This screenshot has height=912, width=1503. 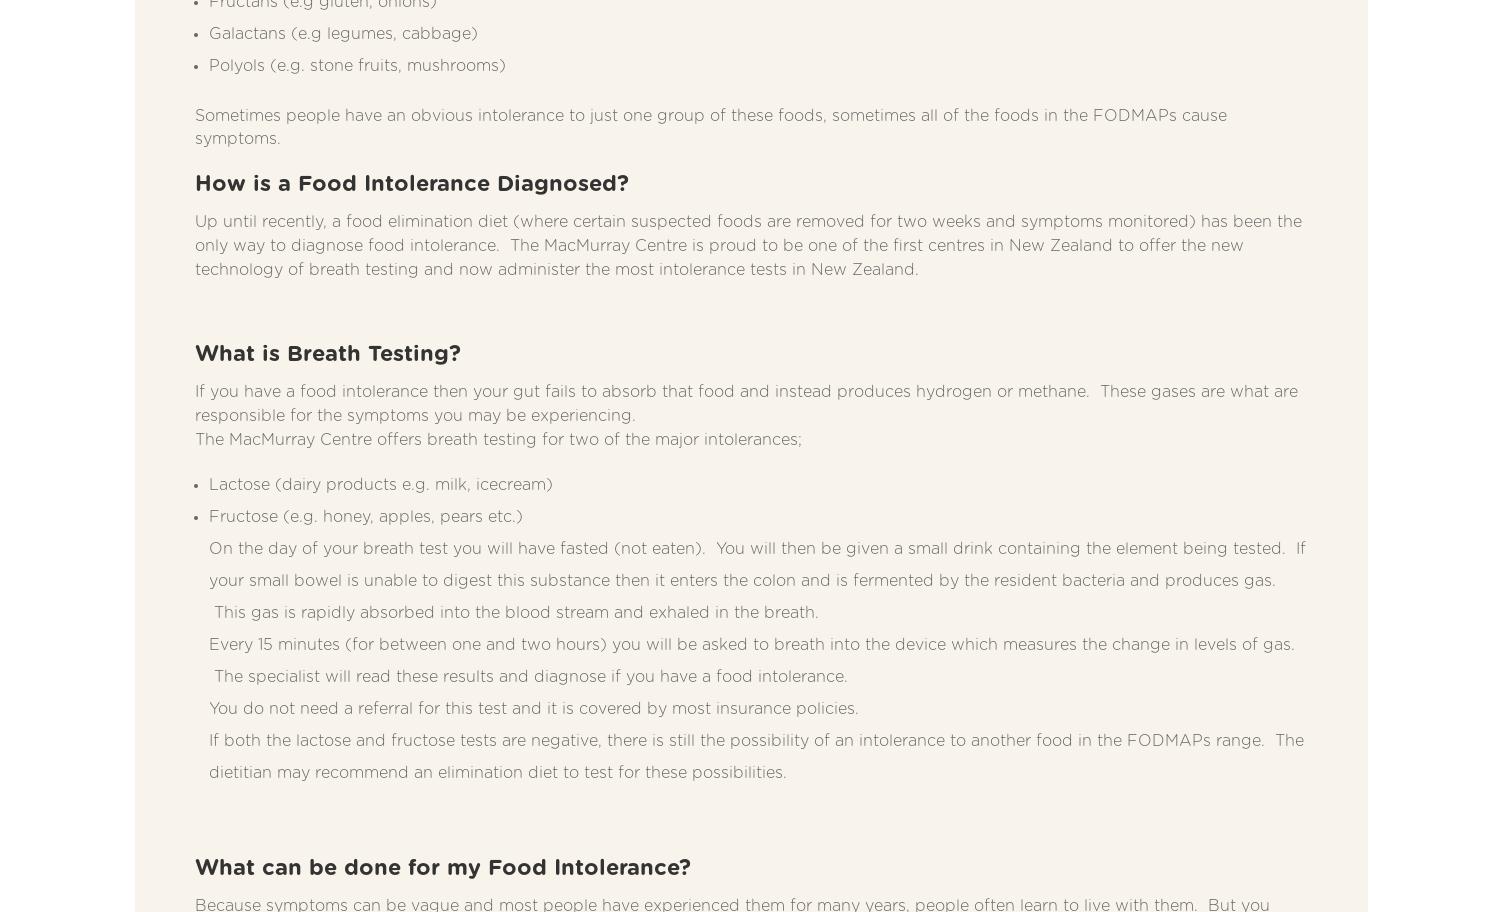 What do you see at coordinates (326, 353) in the screenshot?
I see `'What is Breath Testing?'` at bounding box center [326, 353].